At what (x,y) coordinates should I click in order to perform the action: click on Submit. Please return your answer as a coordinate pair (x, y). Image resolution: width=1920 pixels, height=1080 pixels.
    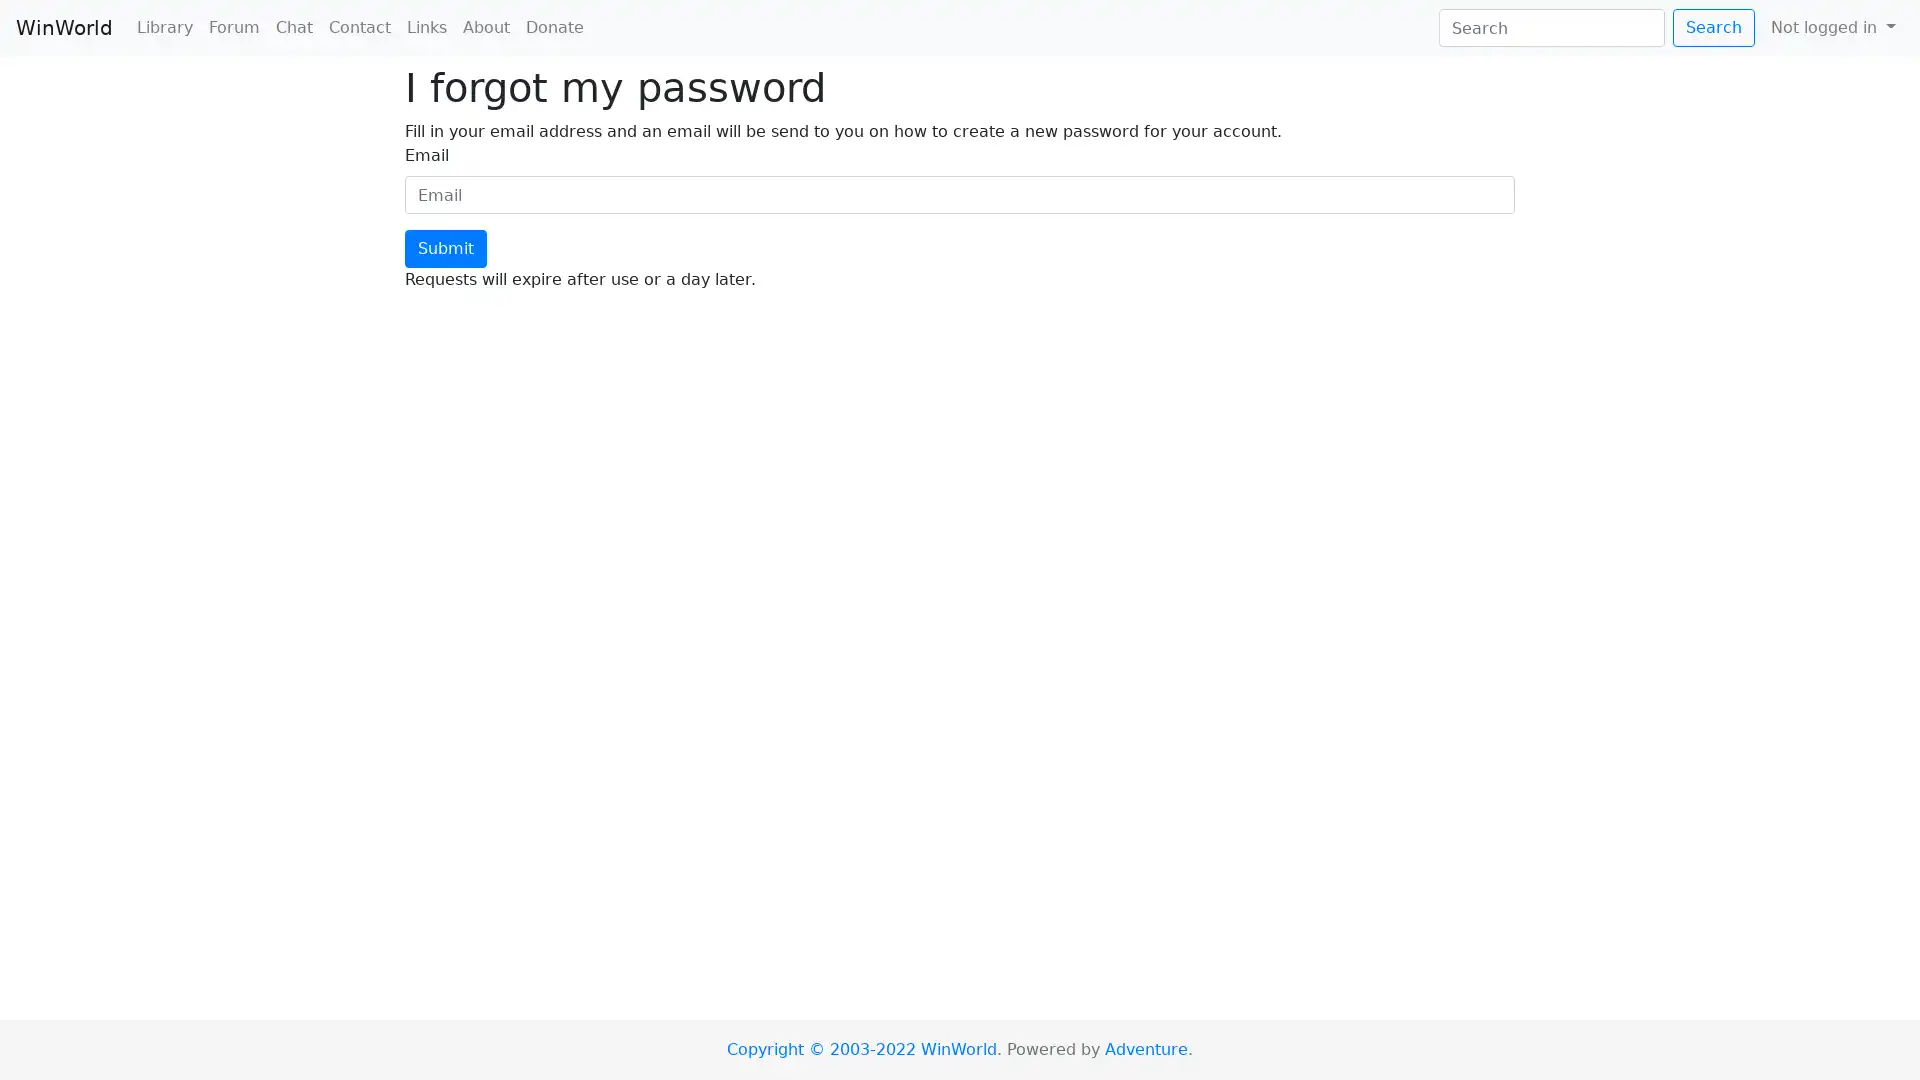
    Looking at the image, I should click on (445, 248).